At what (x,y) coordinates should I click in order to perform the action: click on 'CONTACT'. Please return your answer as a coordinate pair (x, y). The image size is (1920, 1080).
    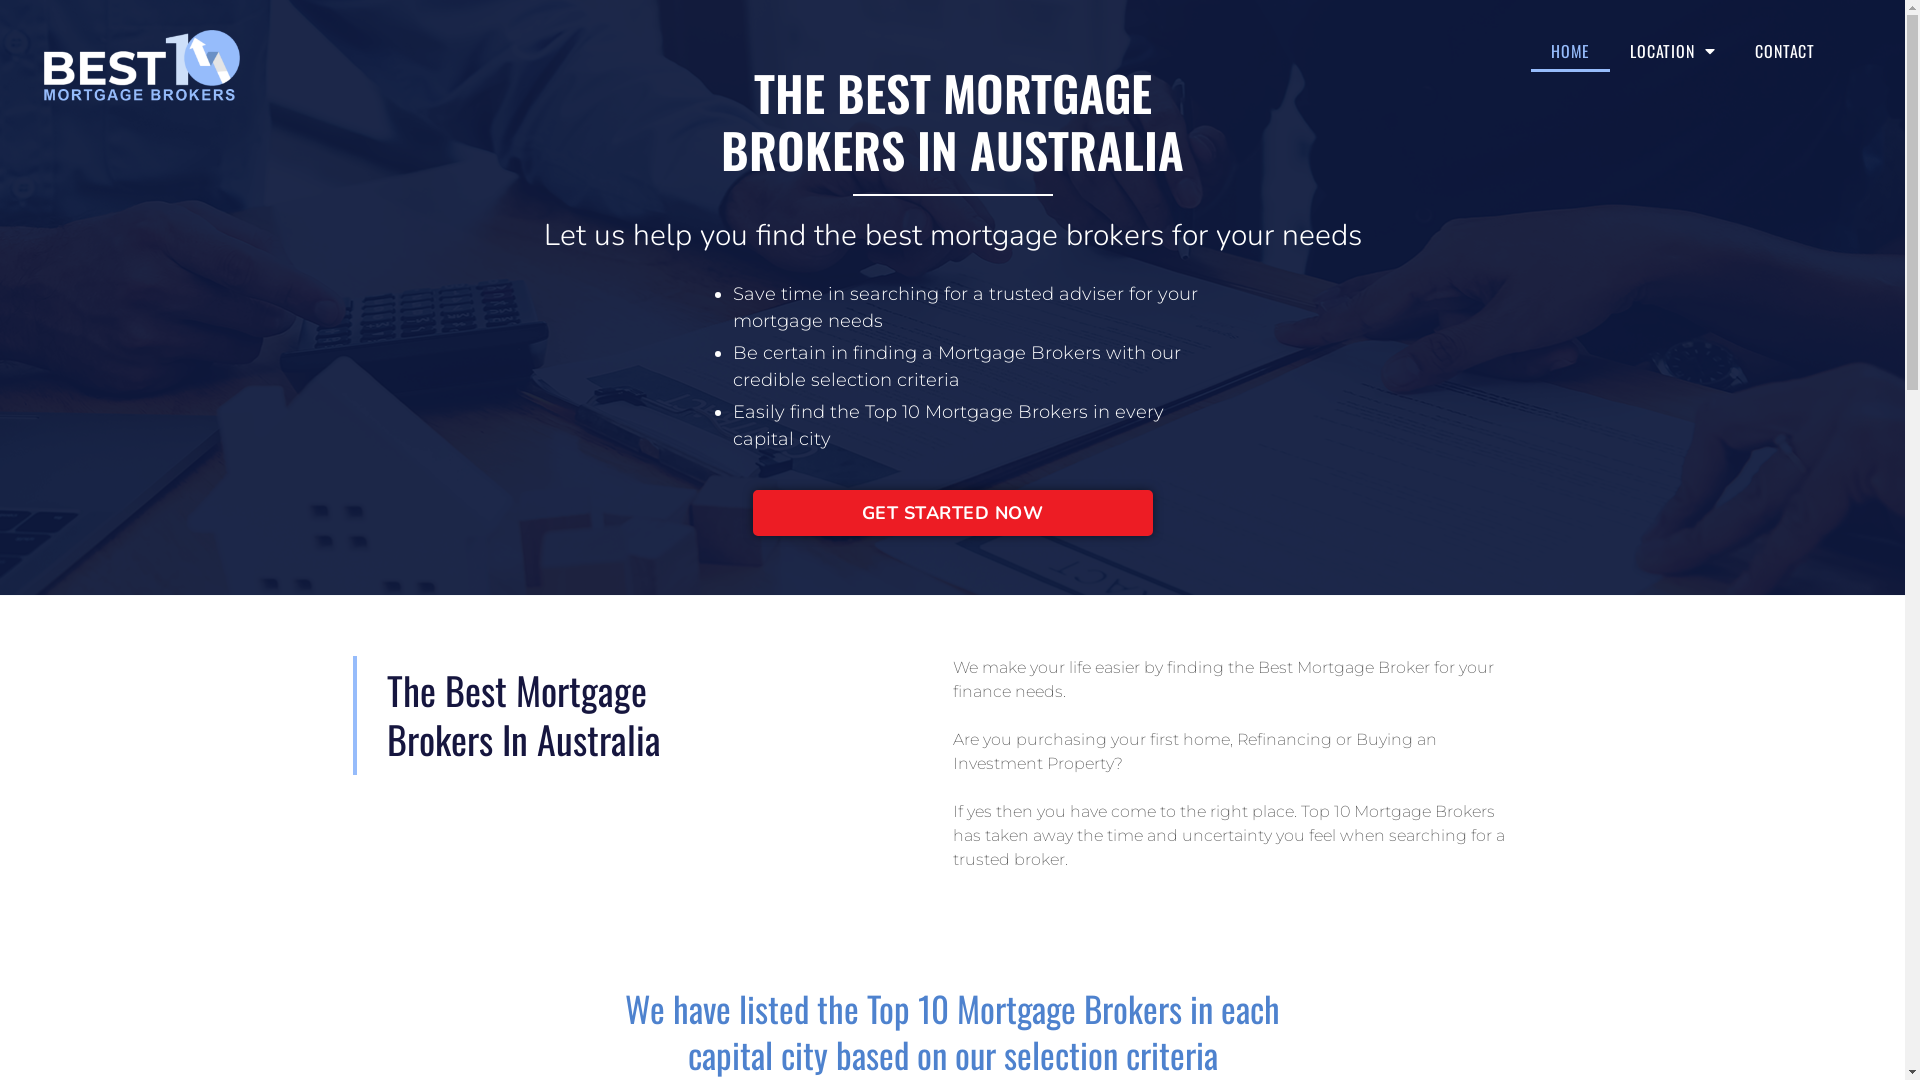
    Looking at the image, I should click on (1733, 49).